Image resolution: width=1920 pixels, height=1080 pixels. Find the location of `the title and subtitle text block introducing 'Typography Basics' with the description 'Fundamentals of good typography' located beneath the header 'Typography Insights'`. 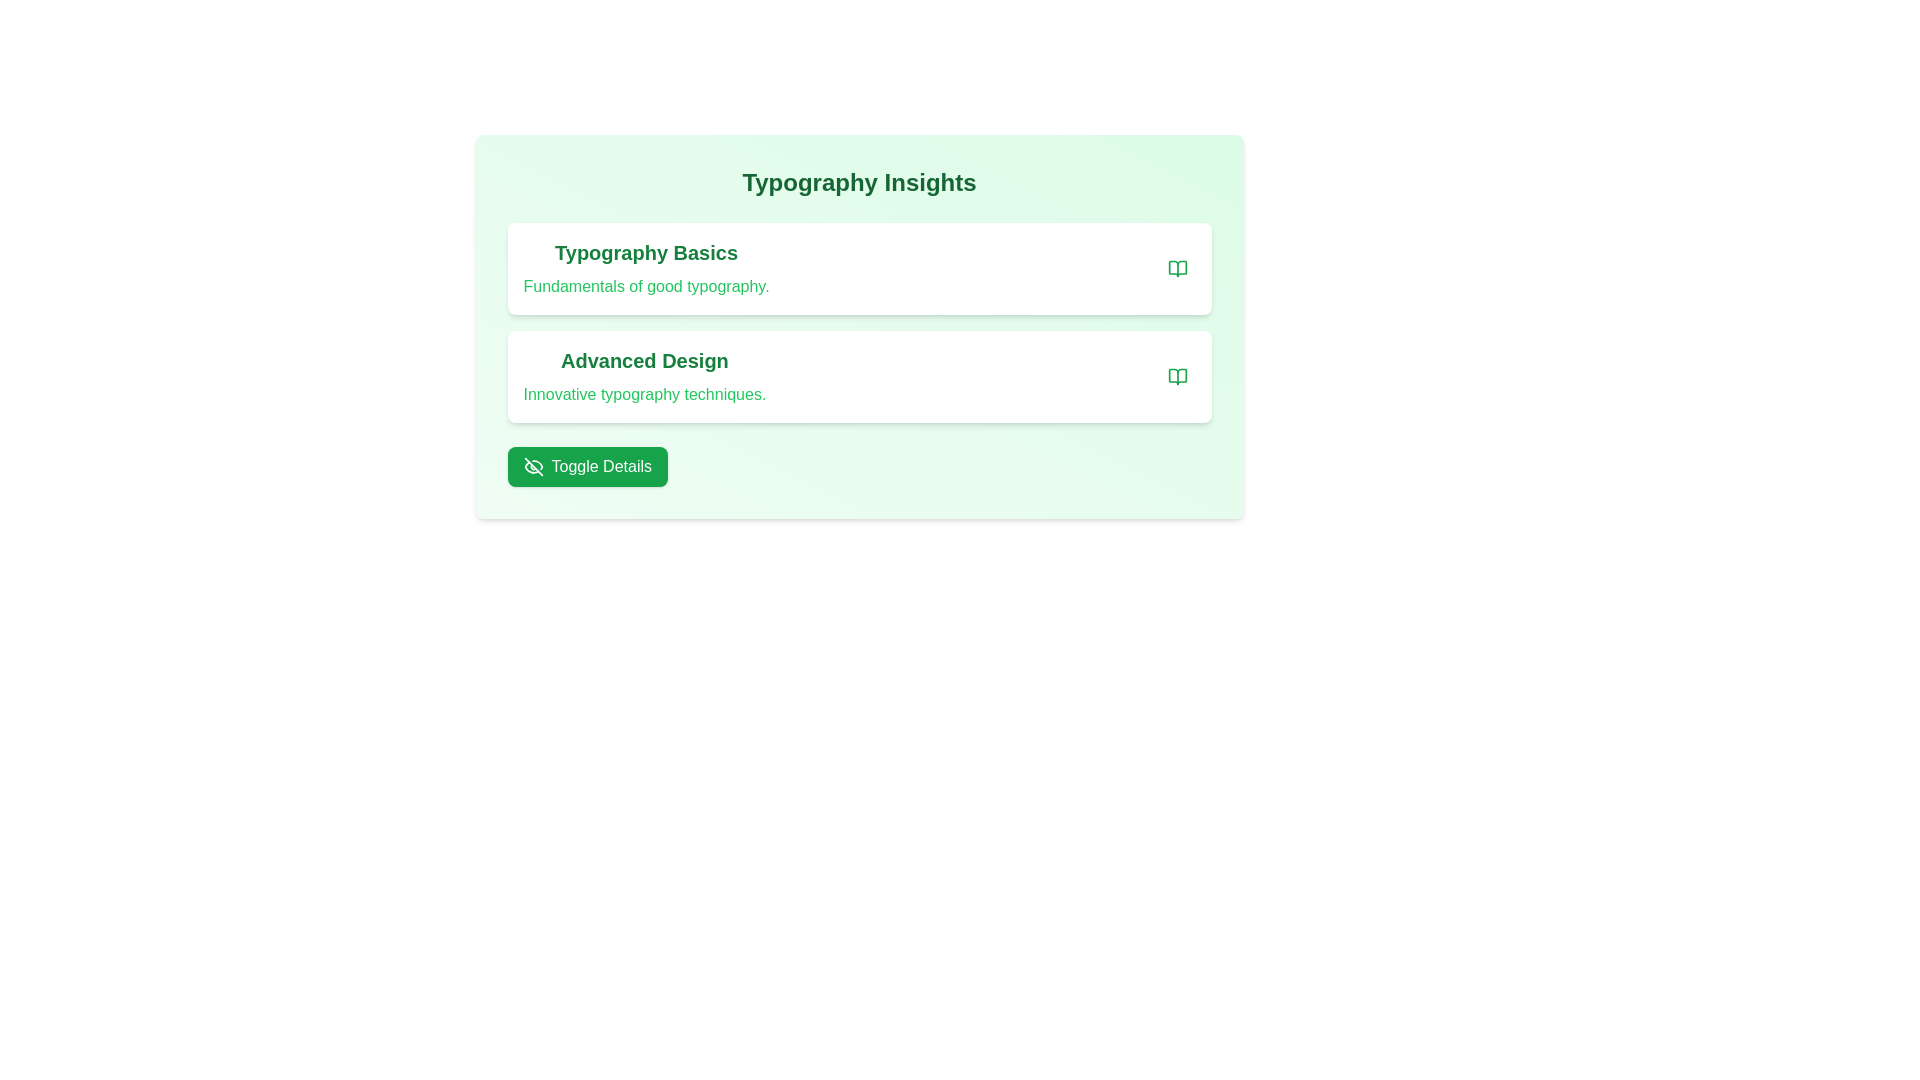

the title and subtitle text block introducing 'Typography Basics' with the description 'Fundamentals of good typography' located beneath the header 'Typography Insights' is located at coordinates (646, 268).